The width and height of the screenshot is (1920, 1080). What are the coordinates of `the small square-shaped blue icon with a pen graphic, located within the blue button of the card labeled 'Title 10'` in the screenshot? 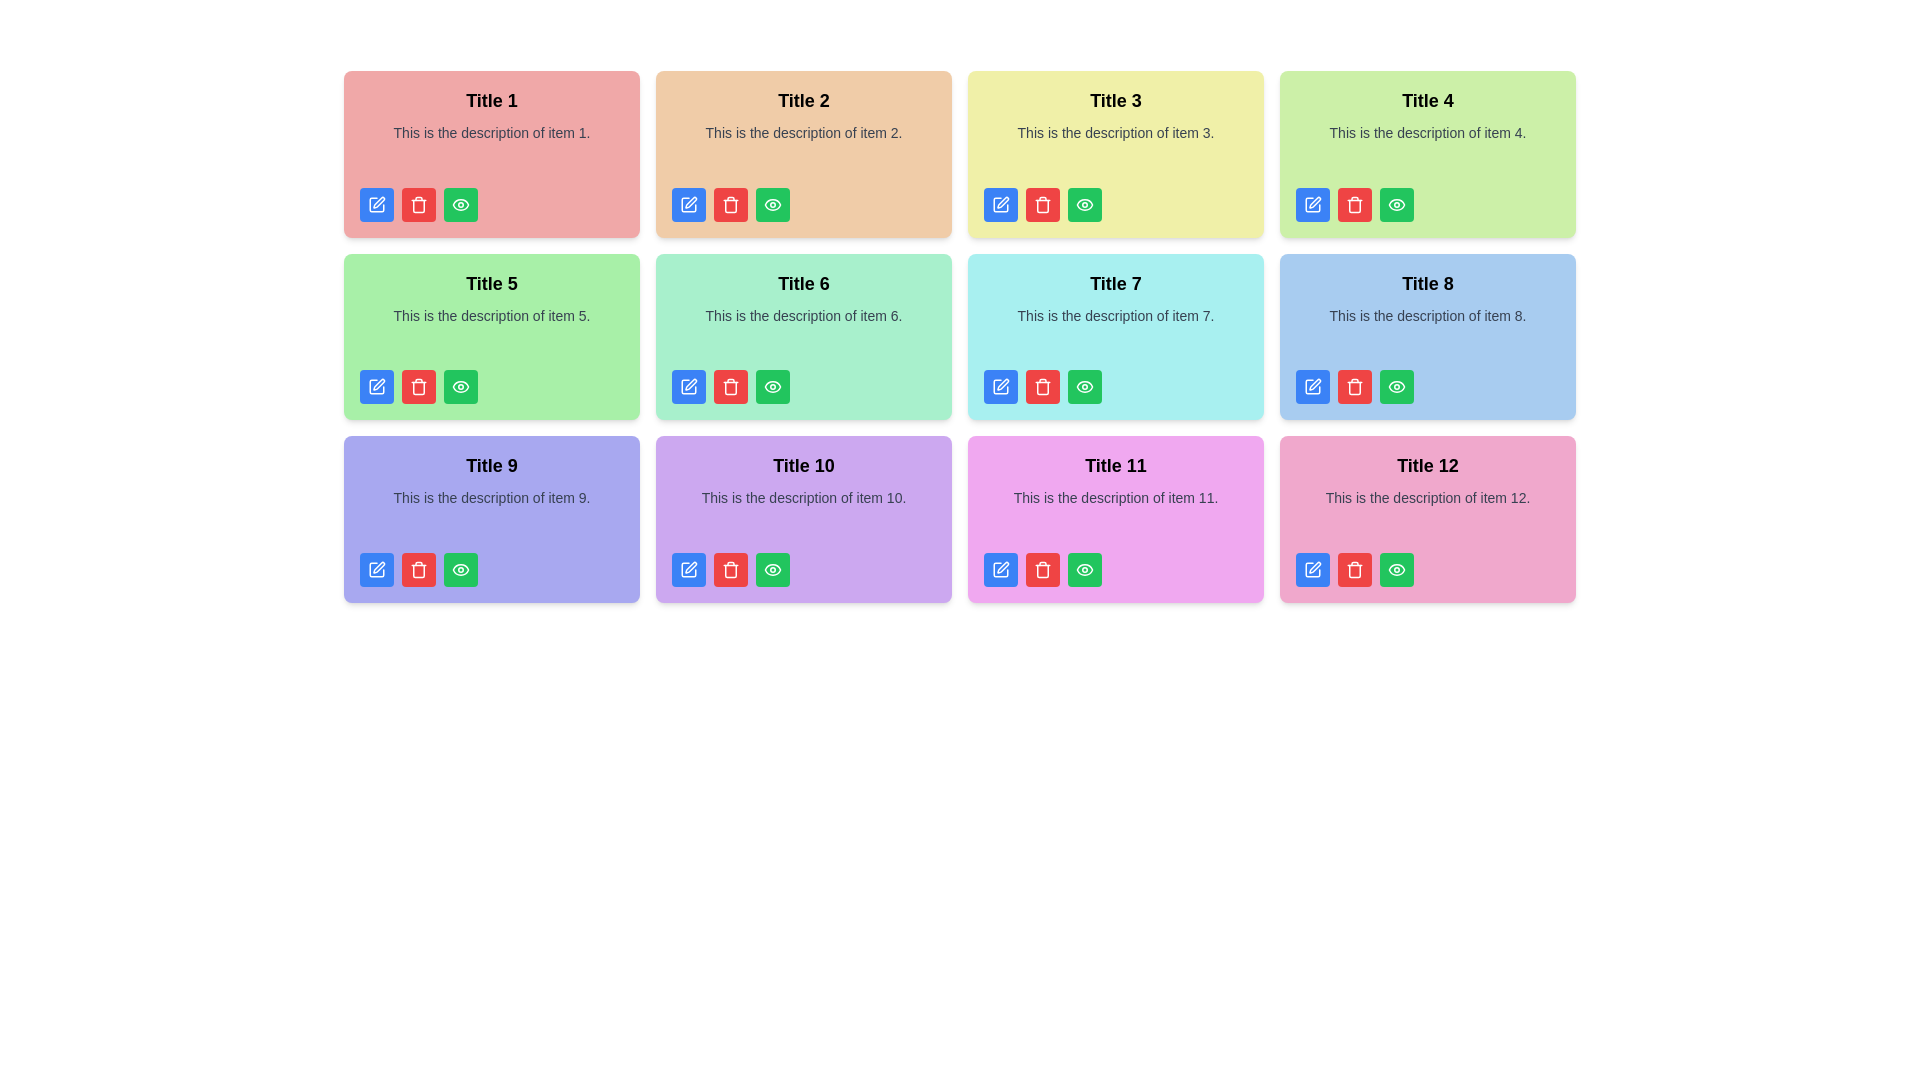 It's located at (689, 569).